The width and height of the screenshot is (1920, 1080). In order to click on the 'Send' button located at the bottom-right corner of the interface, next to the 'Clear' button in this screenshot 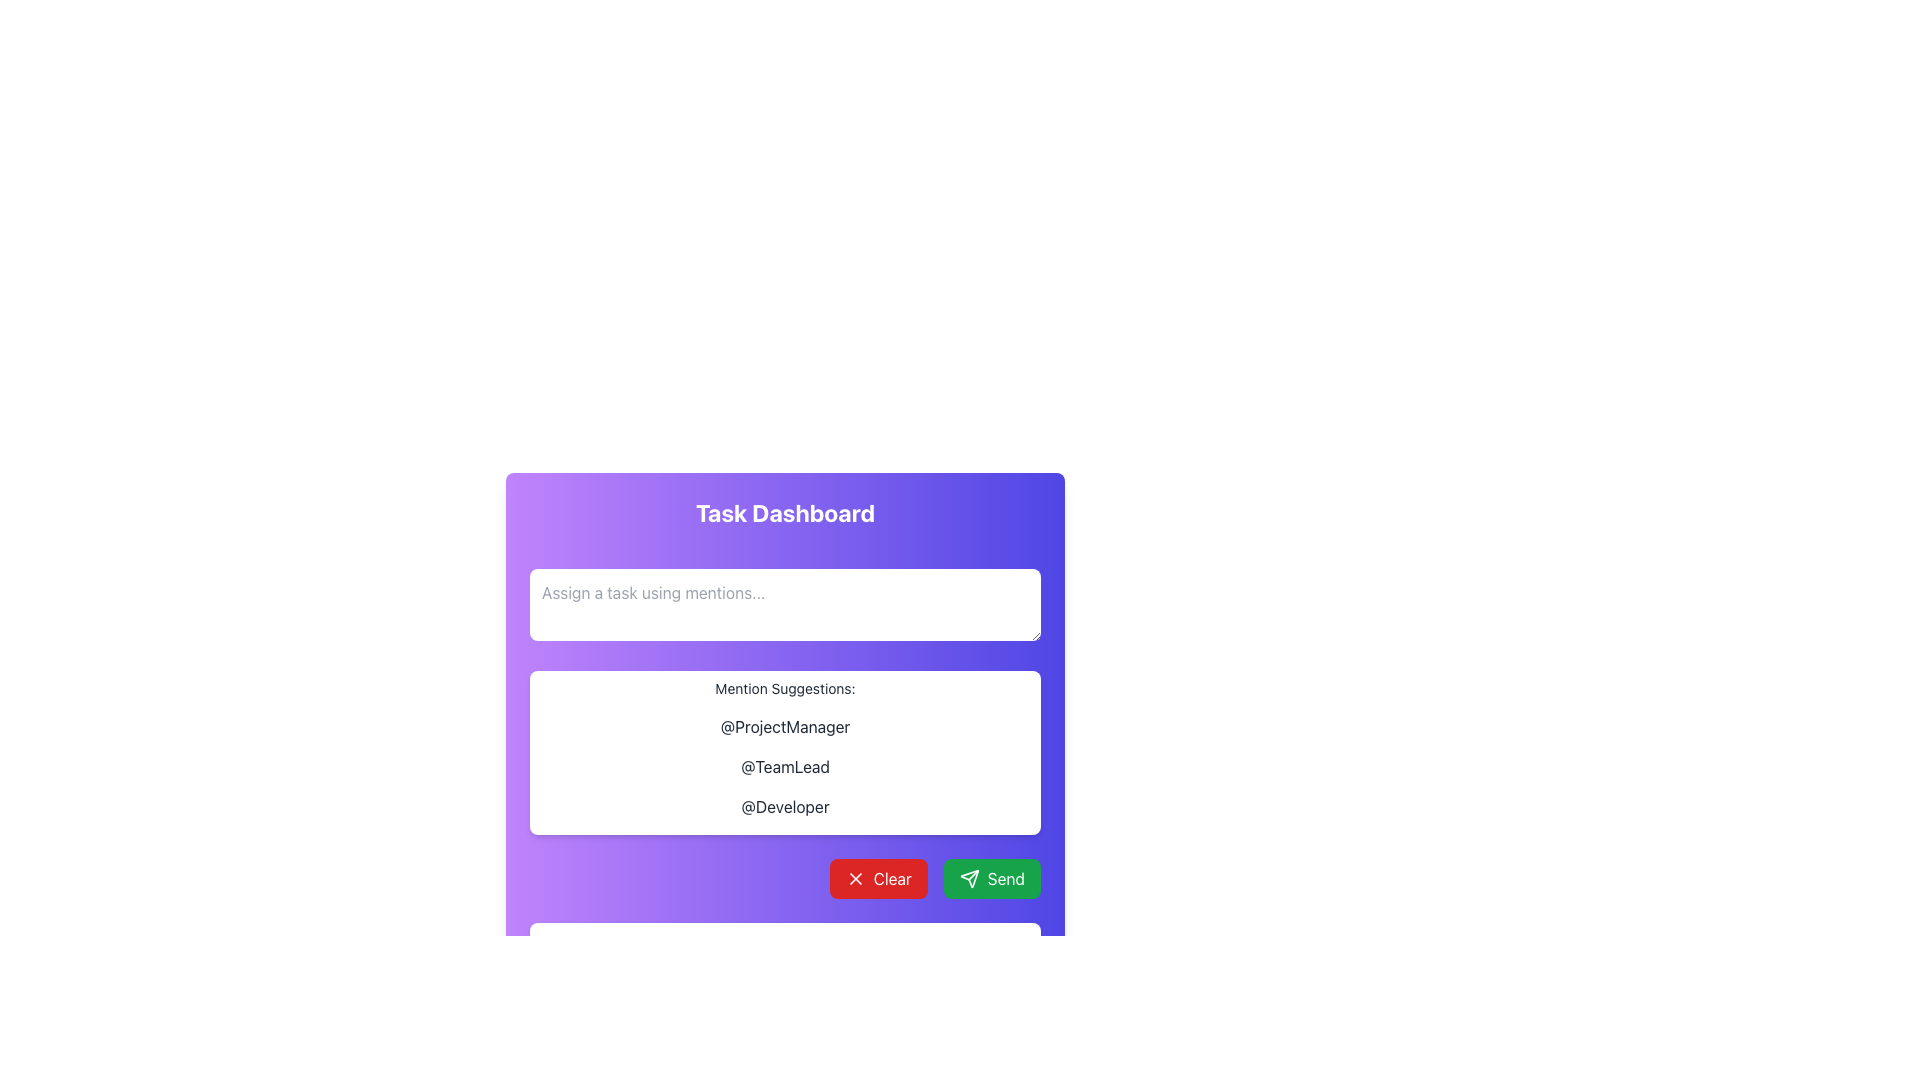, I will do `click(992, 878)`.